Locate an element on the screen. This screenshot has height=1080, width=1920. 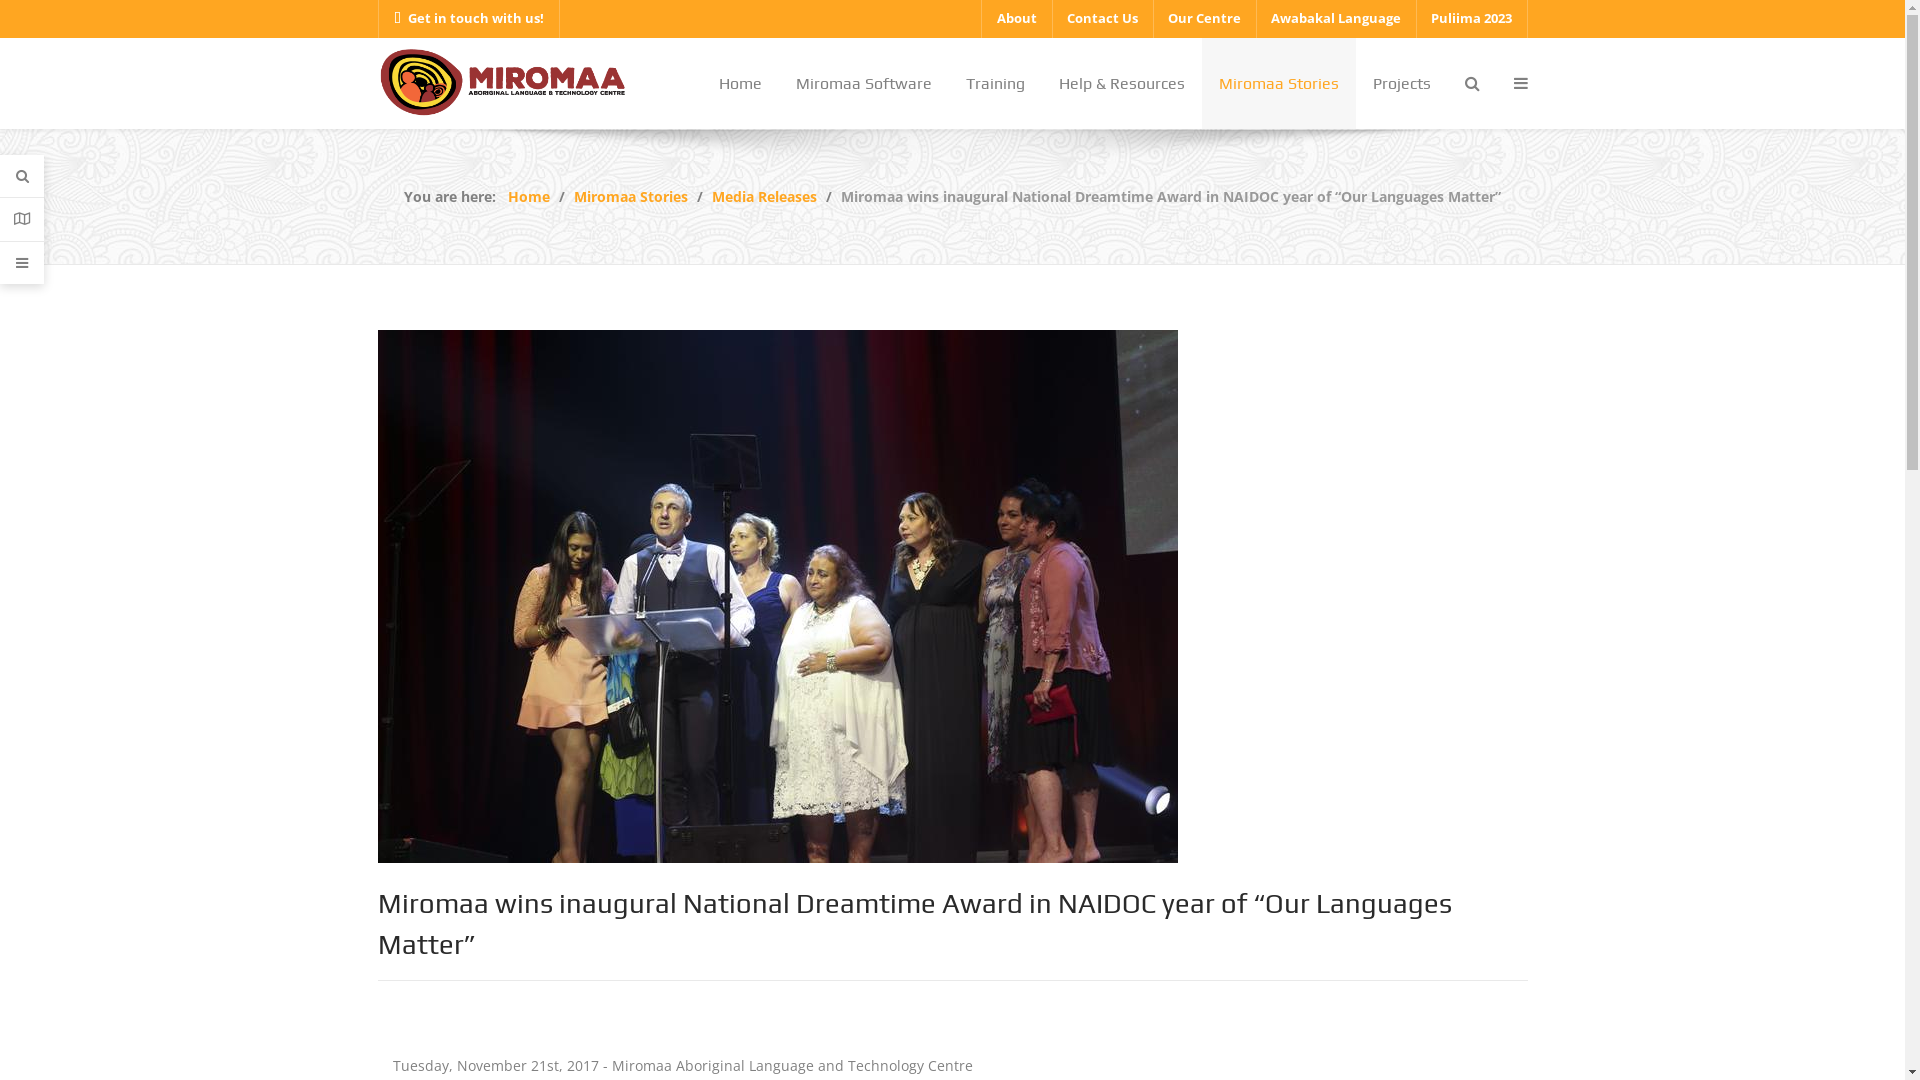
'Our Centre' is located at coordinates (1202, 19).